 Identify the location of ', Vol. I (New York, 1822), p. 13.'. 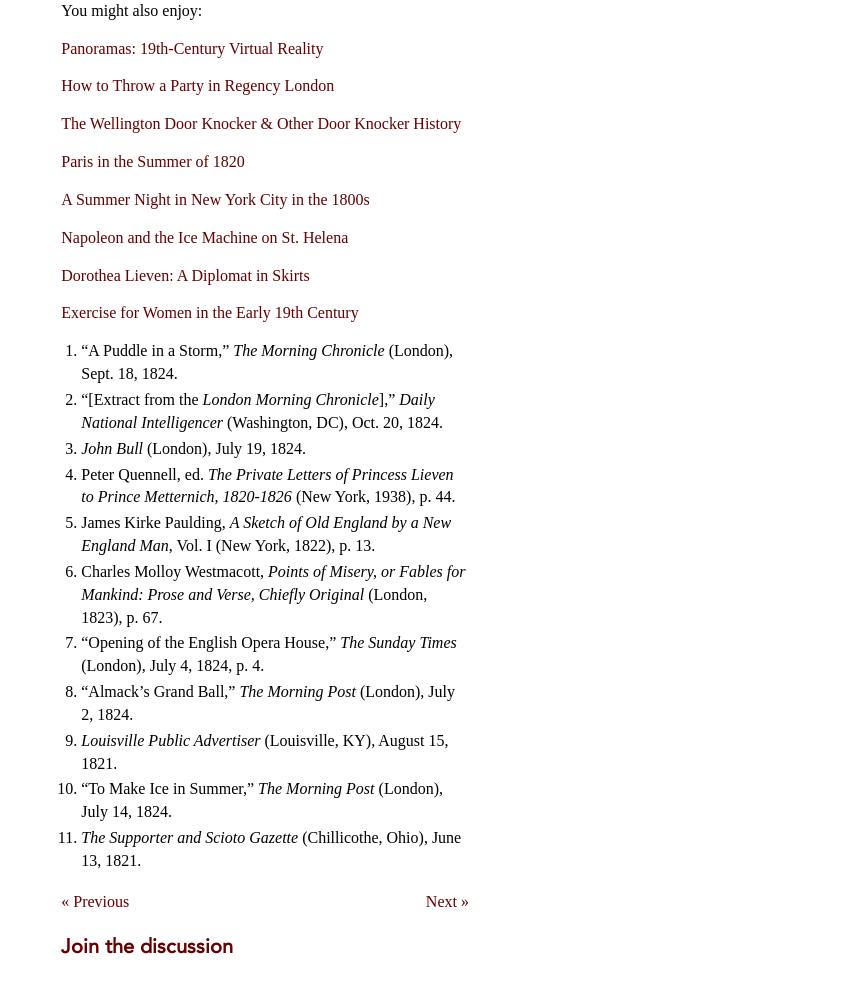
(167, 545).